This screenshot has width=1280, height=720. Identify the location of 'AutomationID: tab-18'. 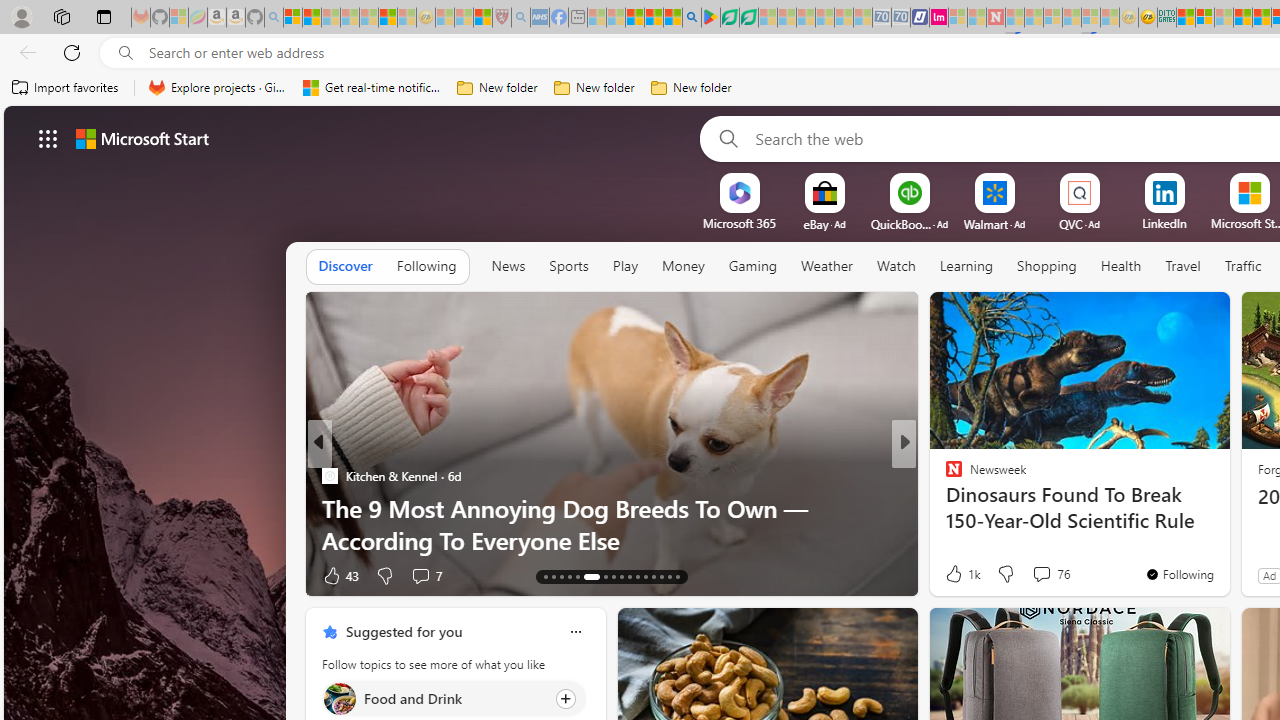
(584, 577).